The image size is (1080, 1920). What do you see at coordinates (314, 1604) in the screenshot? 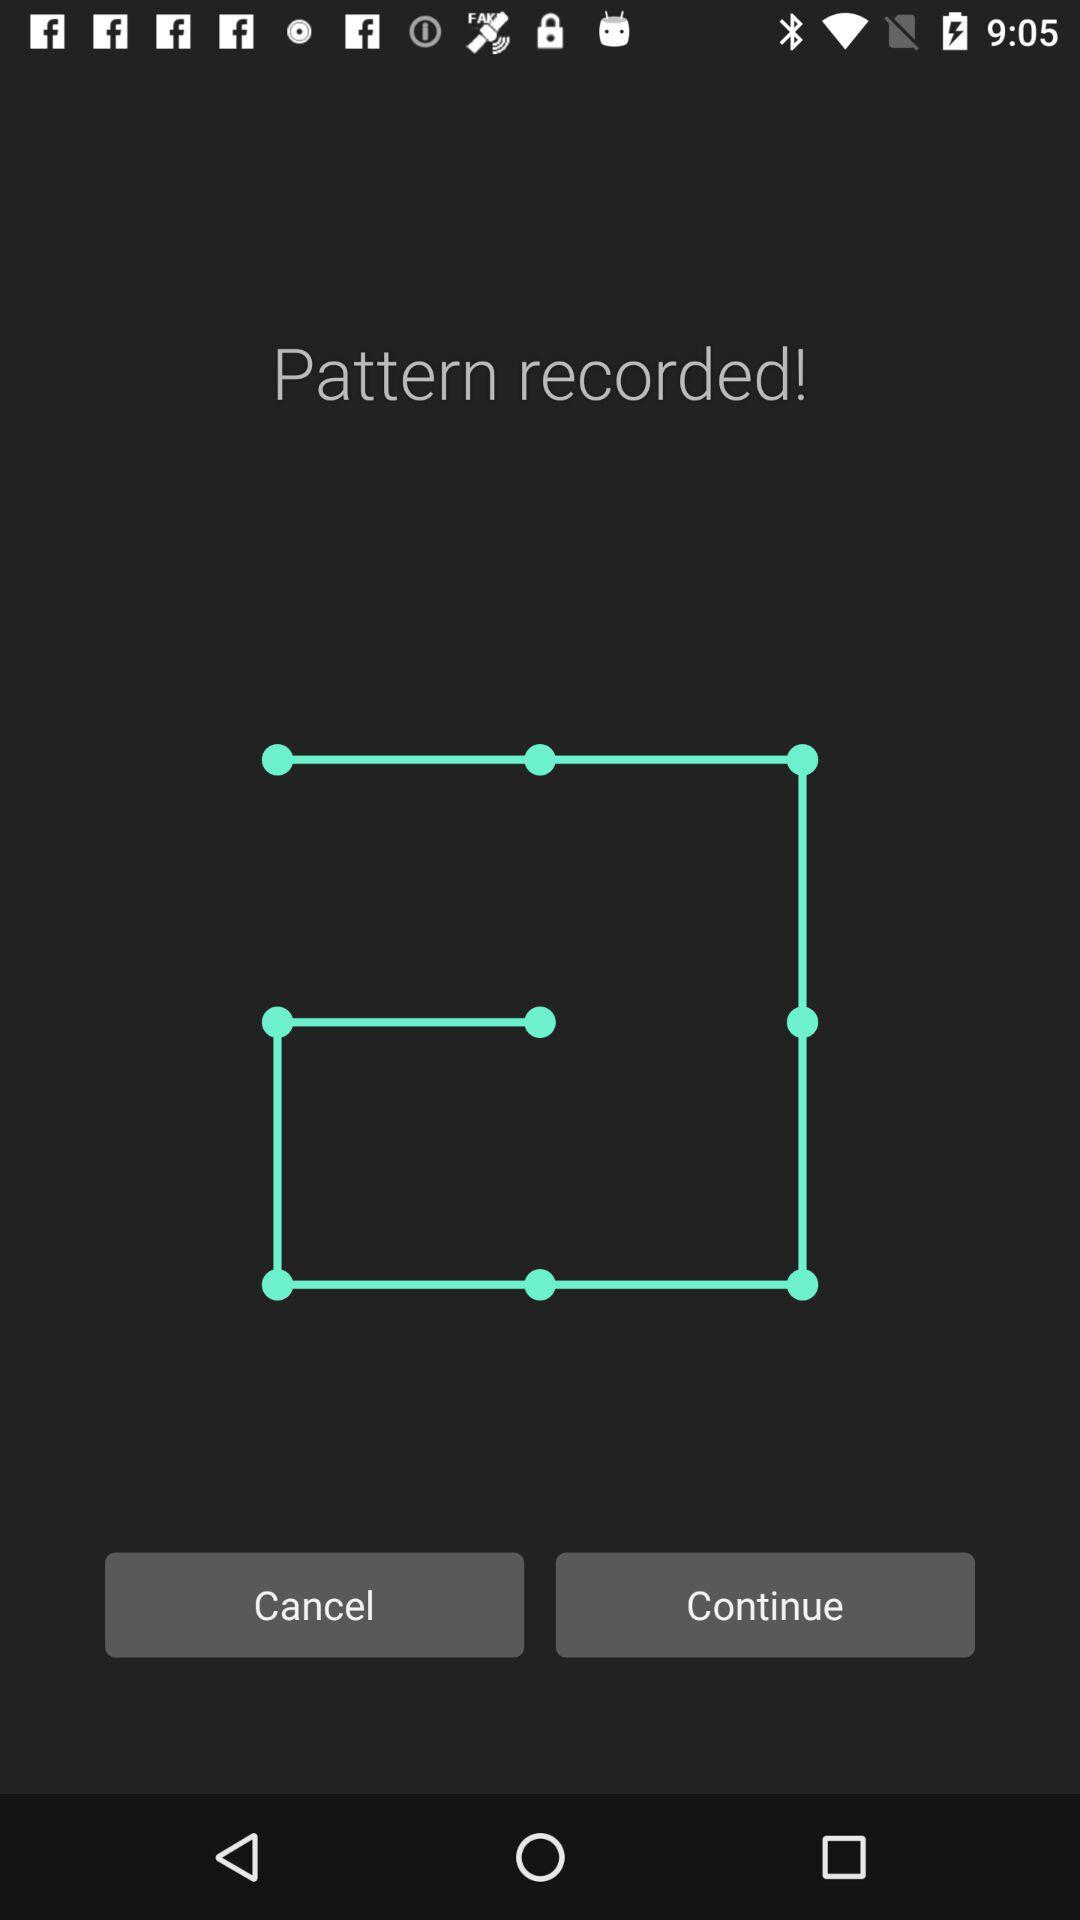
I see `item to the left of the continue item` at bounding box center [314, 1604].